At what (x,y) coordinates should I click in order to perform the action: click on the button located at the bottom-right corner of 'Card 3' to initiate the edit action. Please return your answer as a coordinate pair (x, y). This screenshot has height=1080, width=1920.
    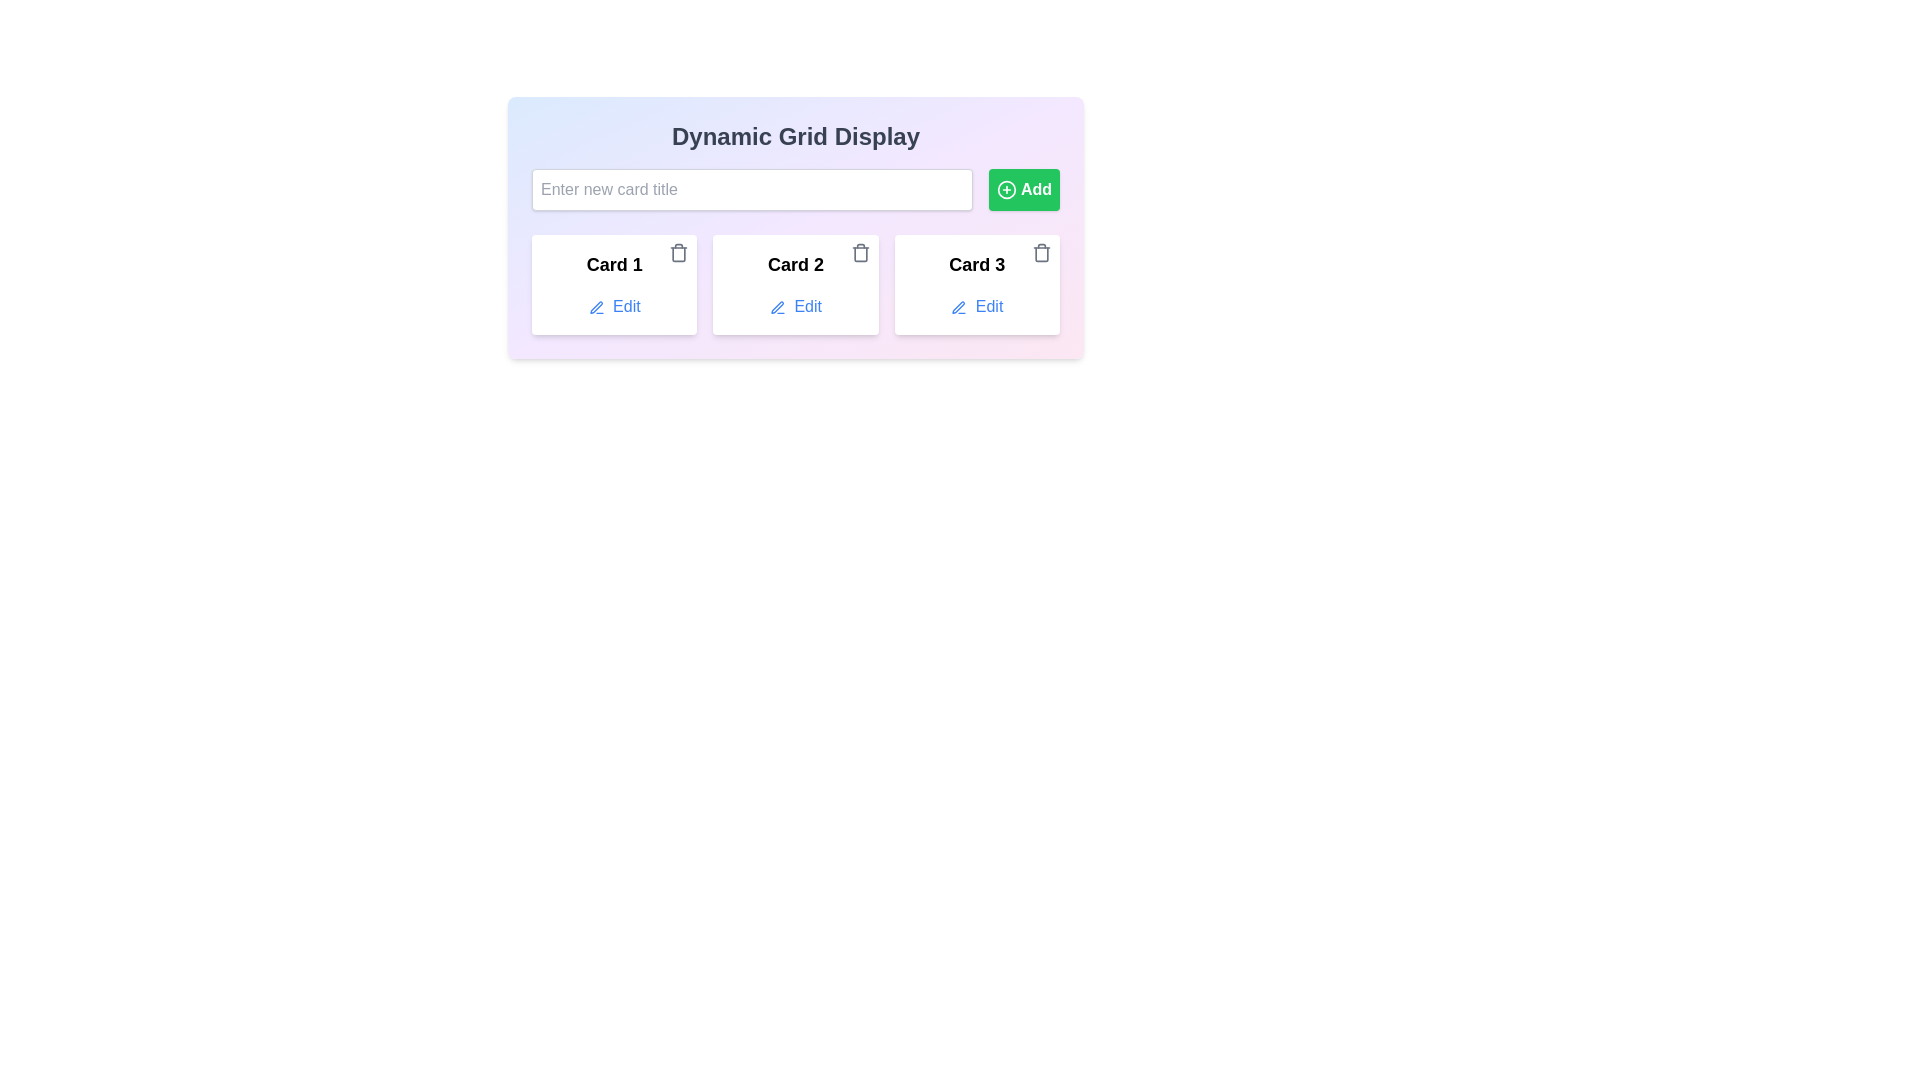
    Looking at the image, I should click on (977, 307).